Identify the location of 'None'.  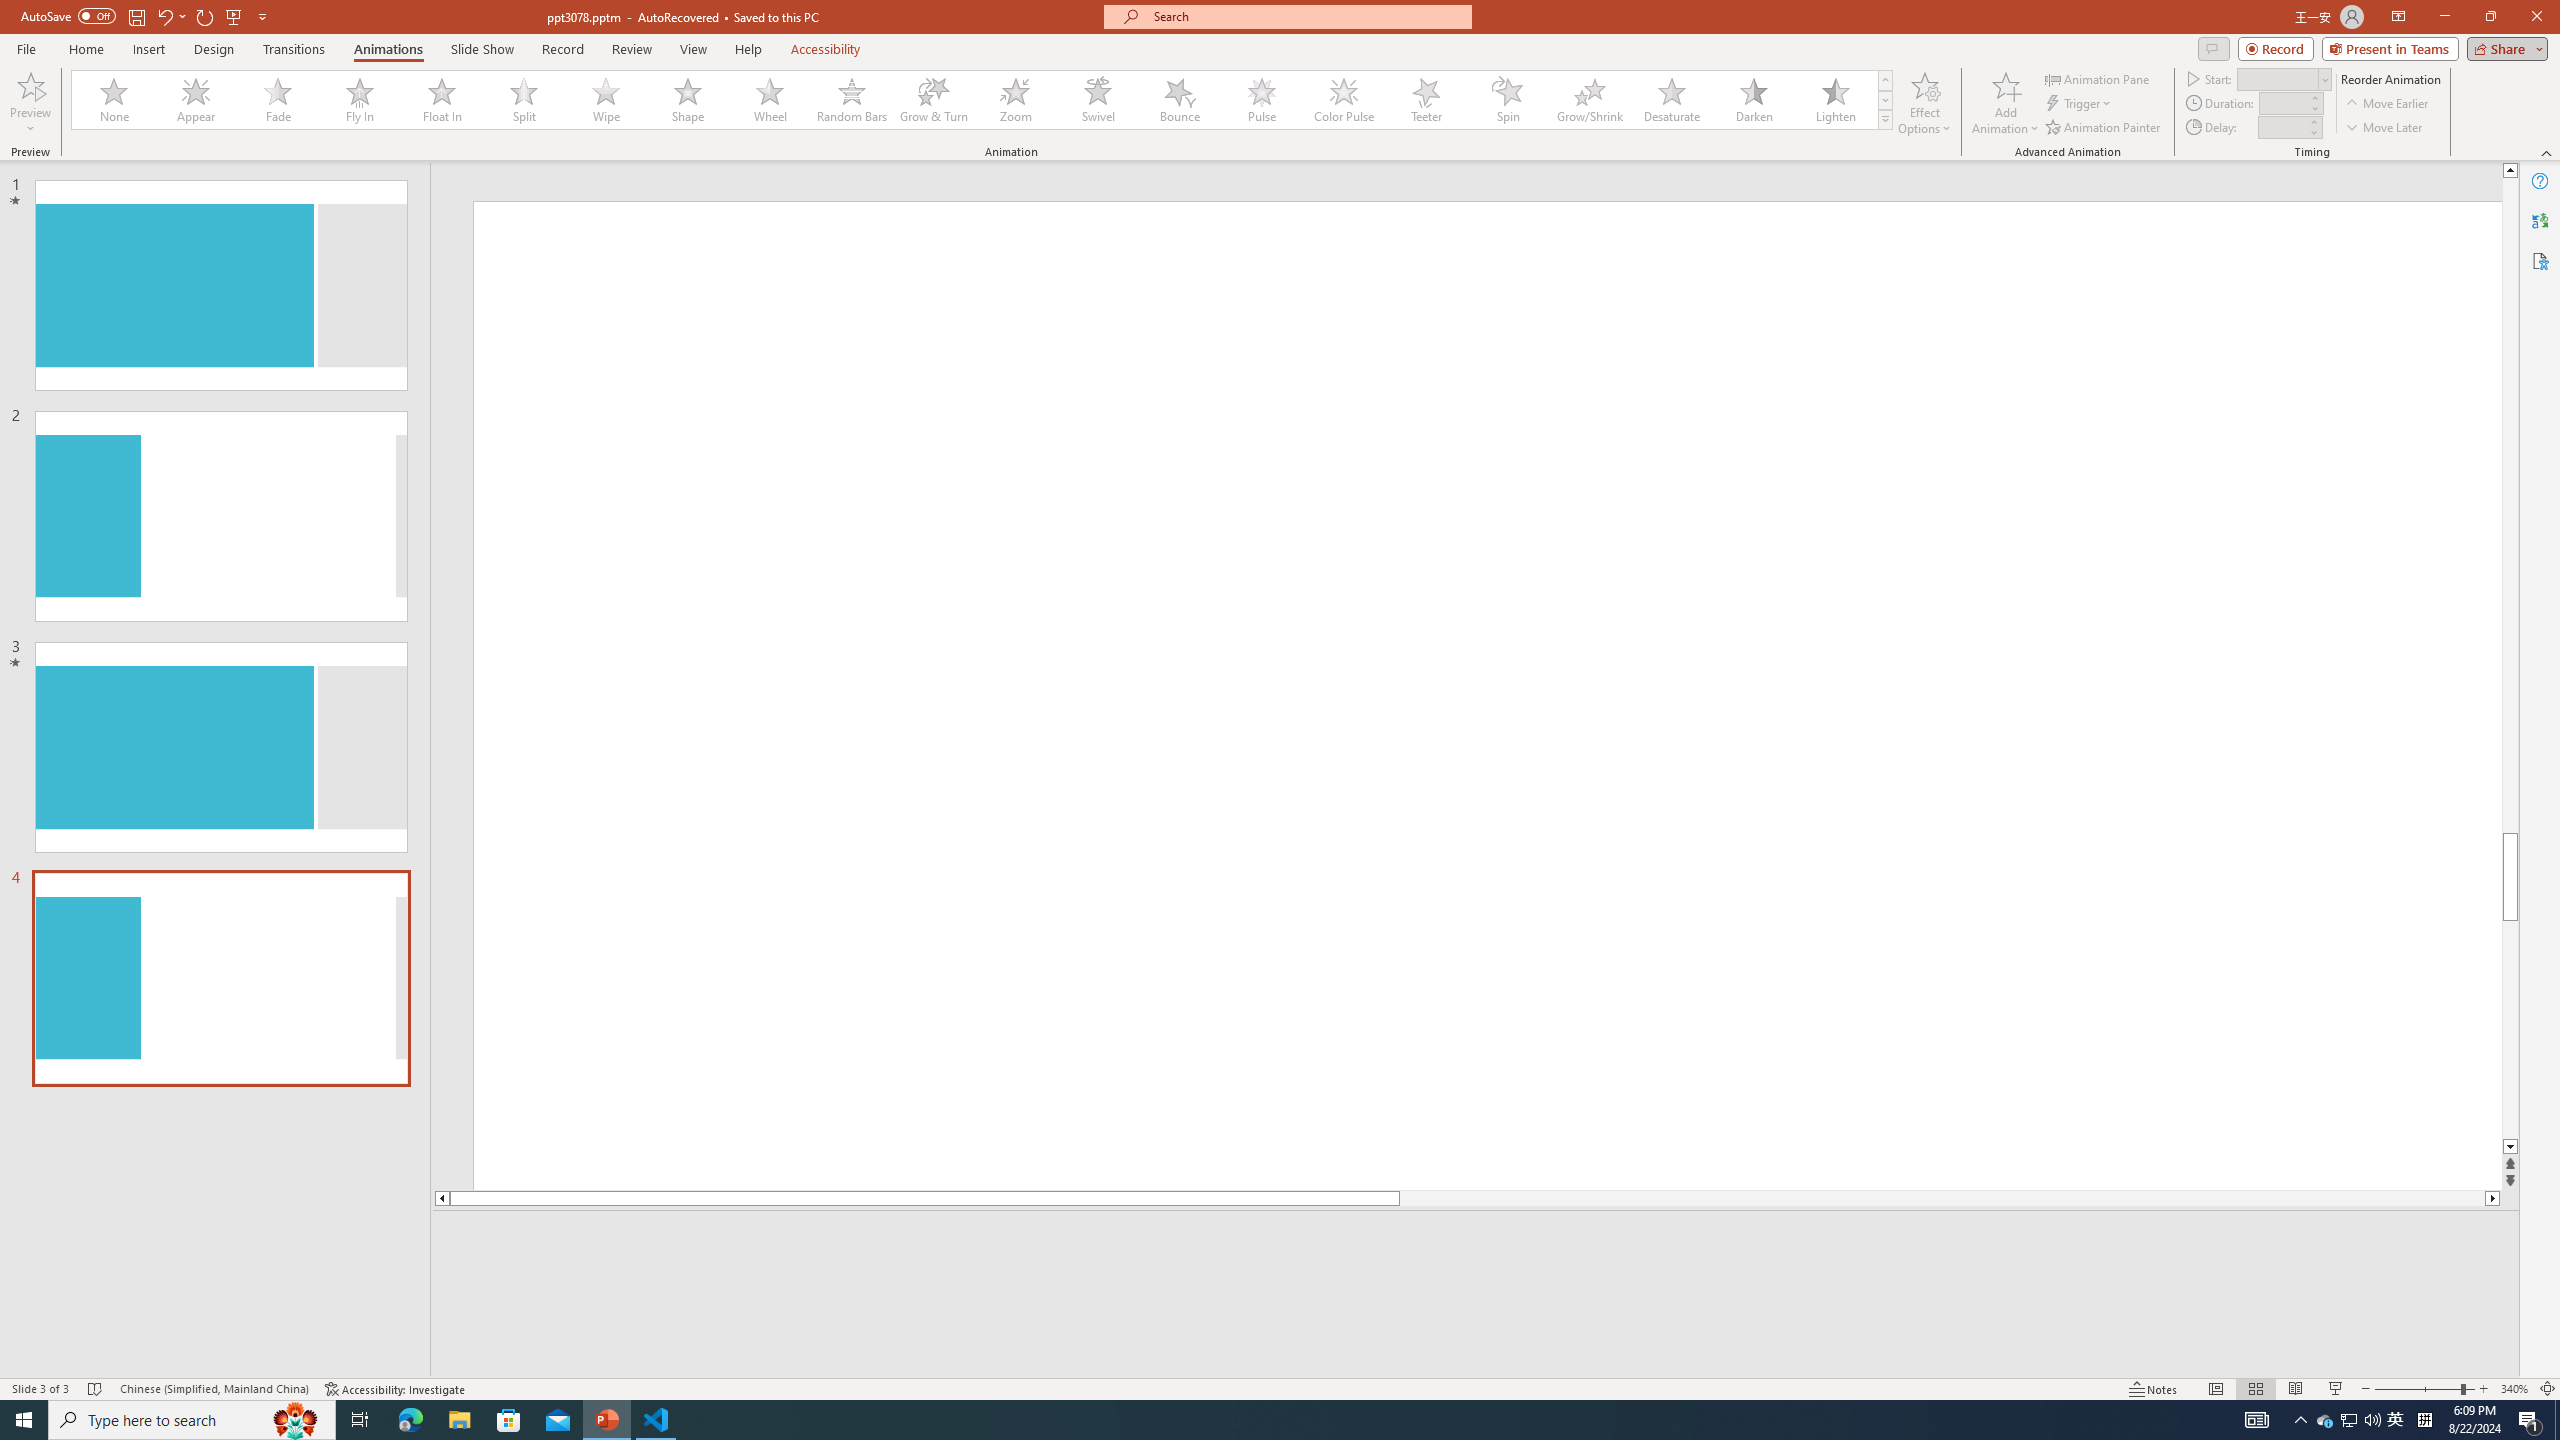
(114, 99).